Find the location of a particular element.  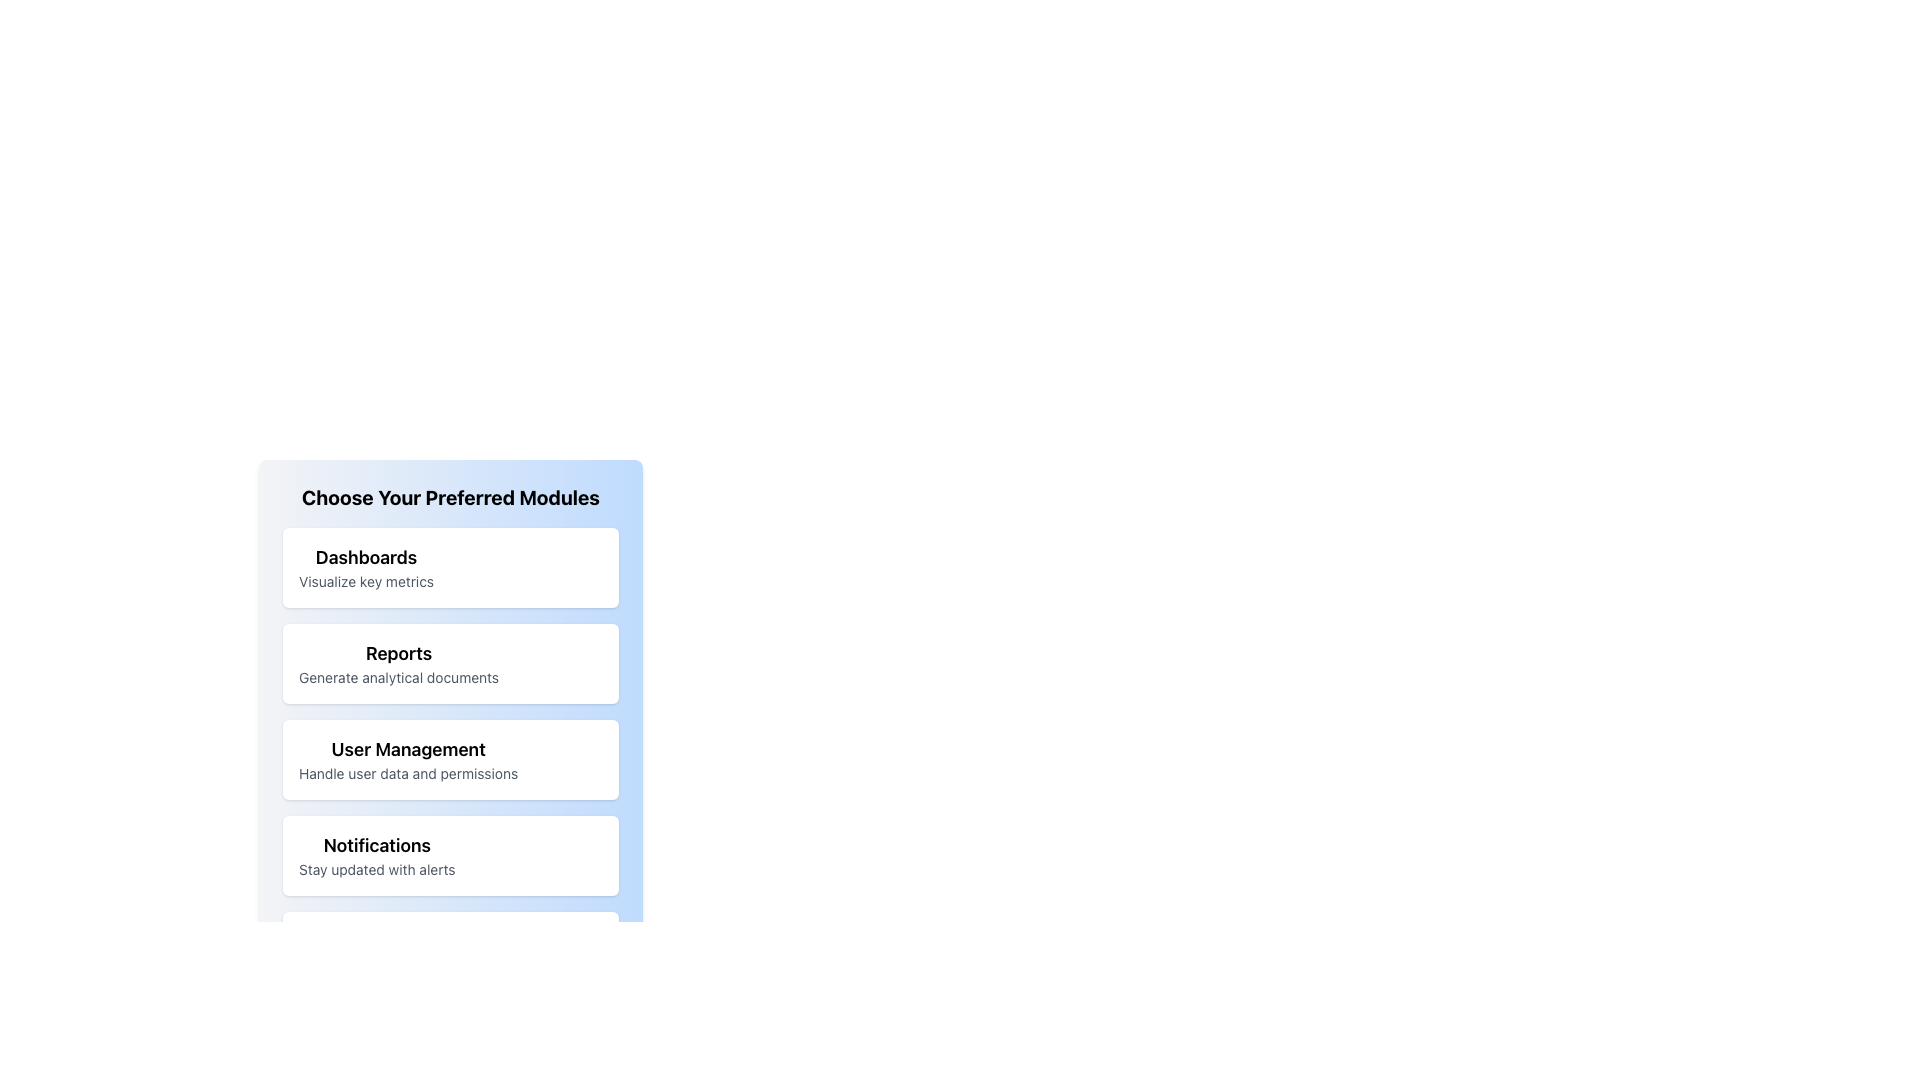

the descriptive Text Label located directly underneath the 'Reports' header in the vertical menu layout is located at coordinates (398, 677).